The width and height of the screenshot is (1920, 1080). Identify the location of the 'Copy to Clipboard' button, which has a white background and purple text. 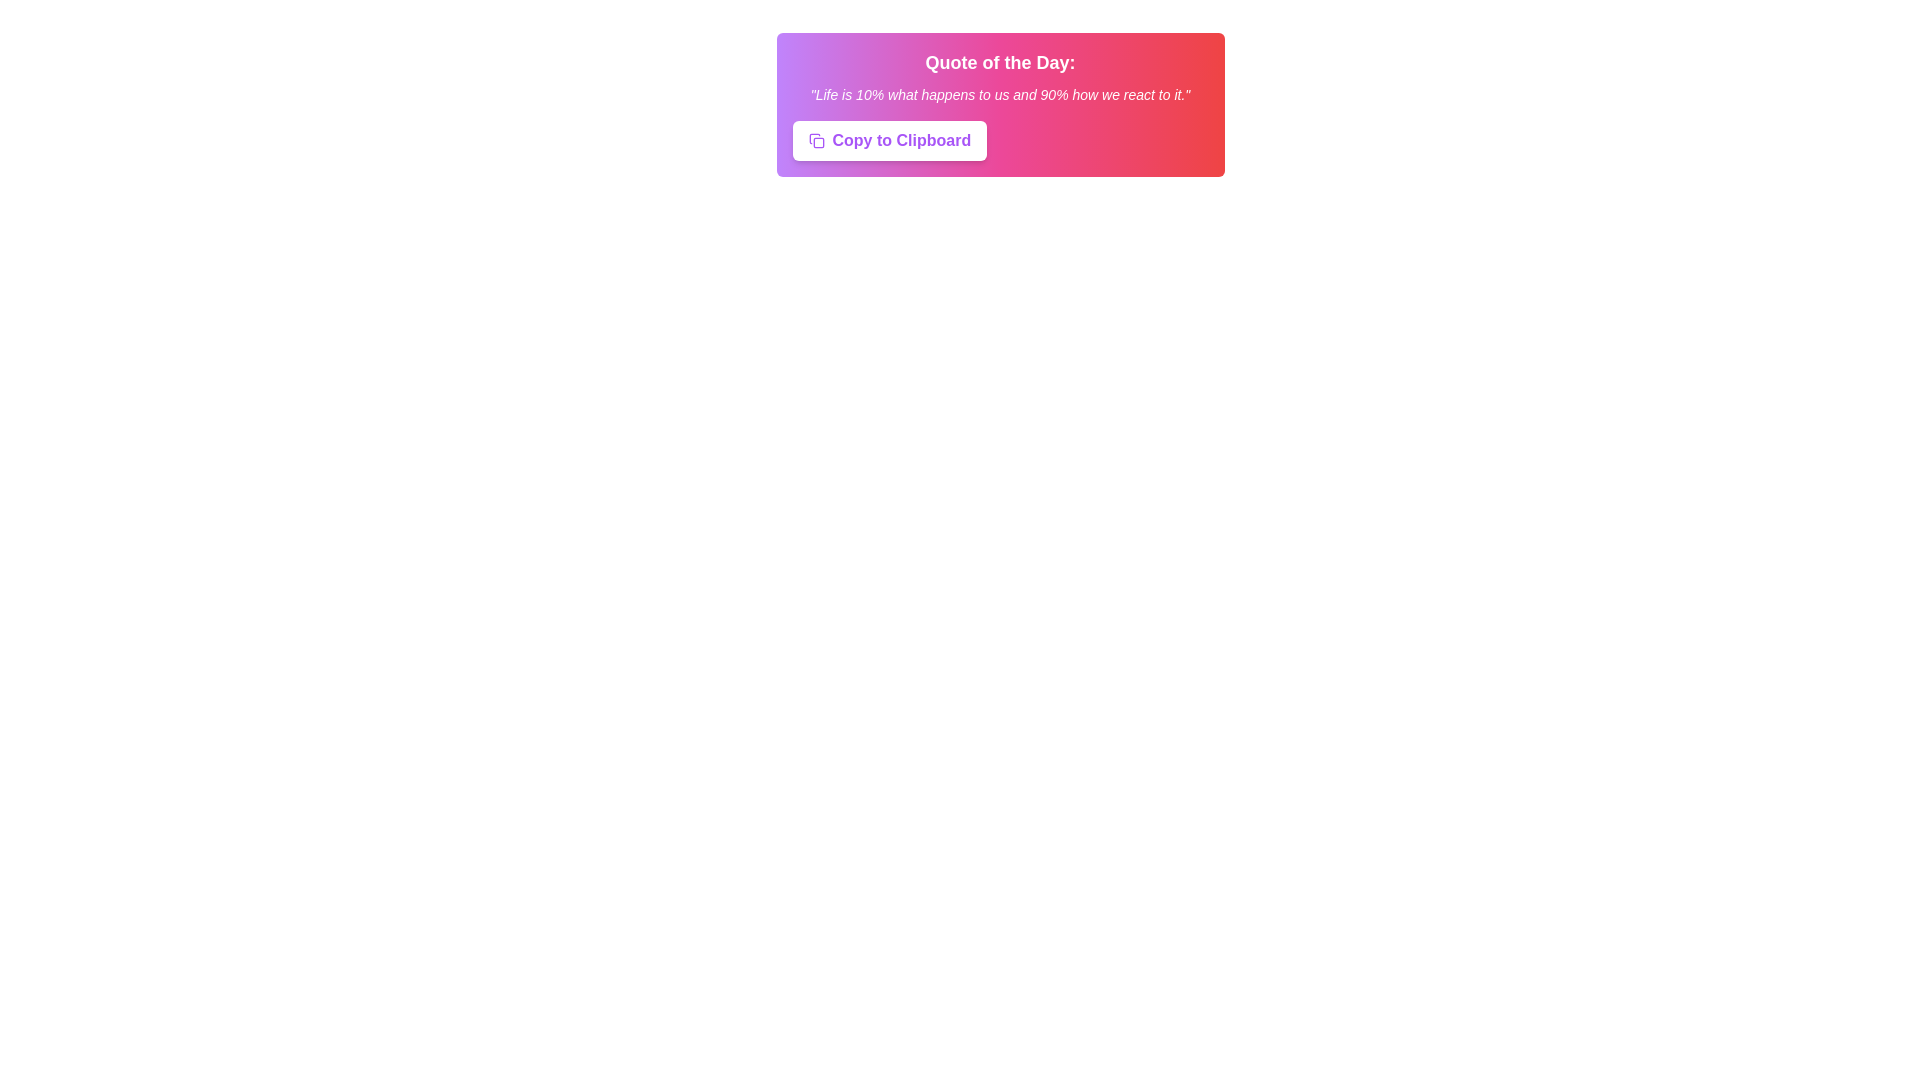
(888, 140).